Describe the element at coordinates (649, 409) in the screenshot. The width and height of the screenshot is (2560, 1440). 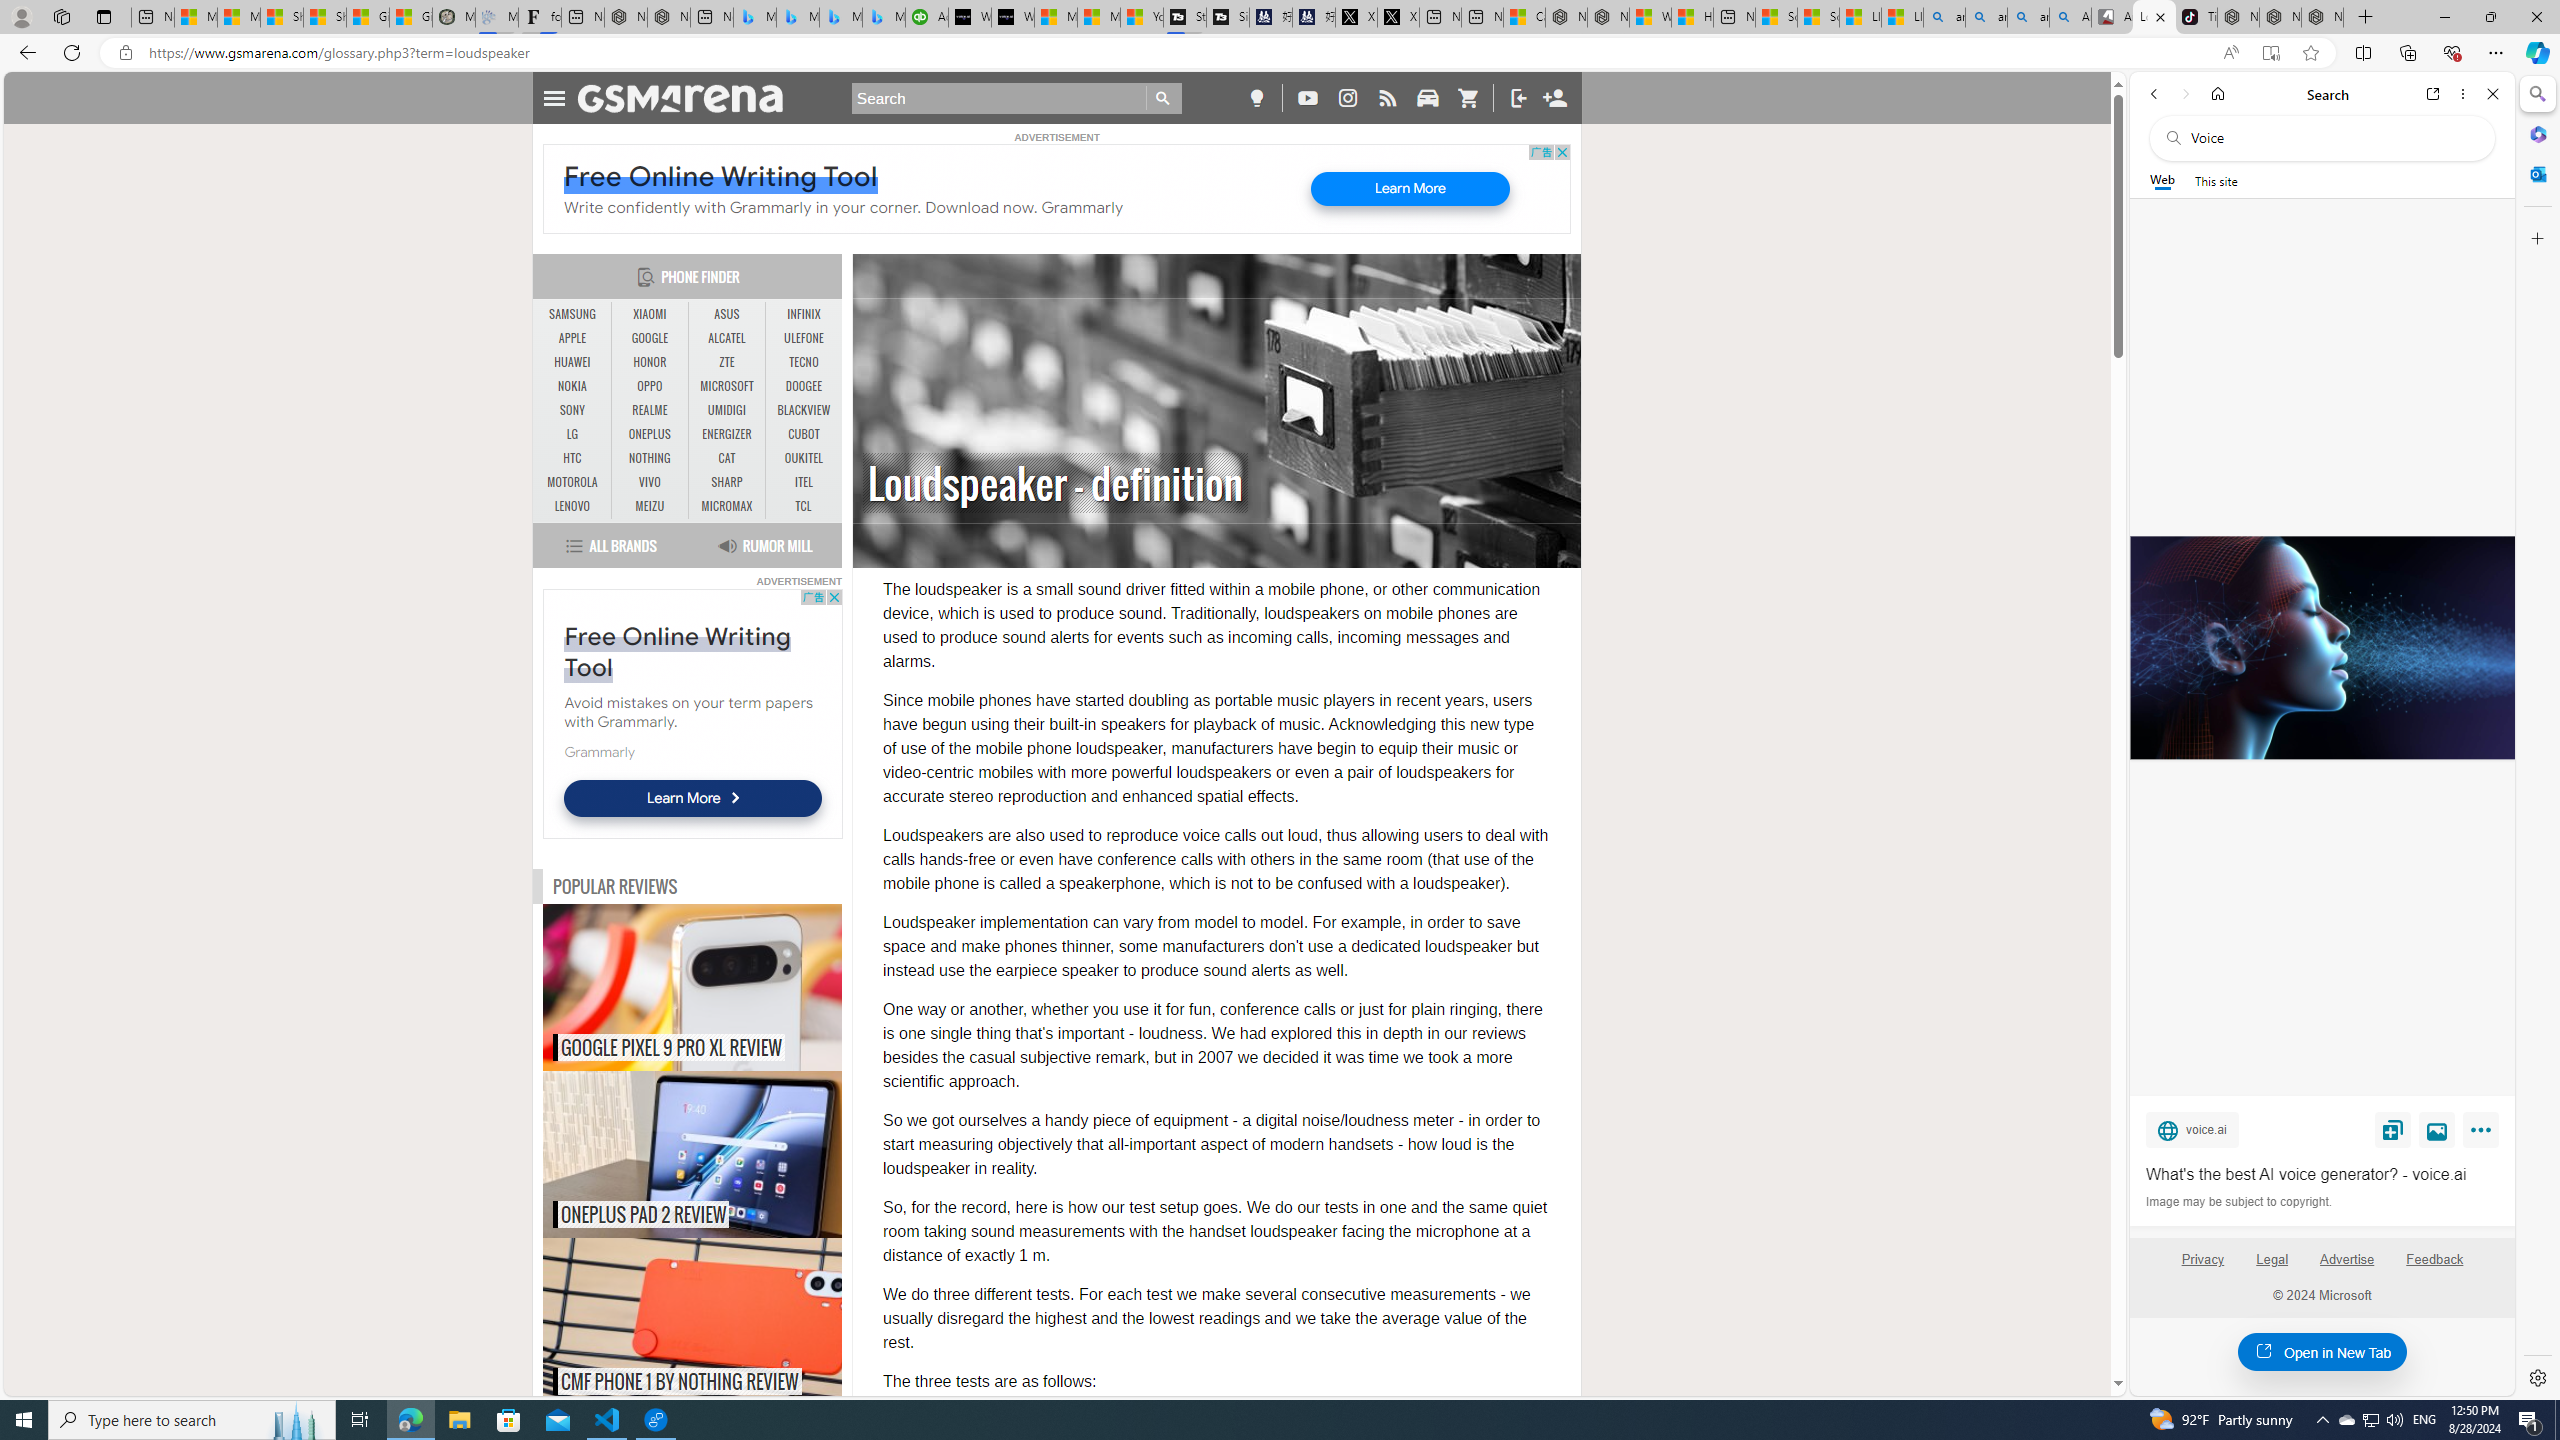
I see `'REALME'` at that location.